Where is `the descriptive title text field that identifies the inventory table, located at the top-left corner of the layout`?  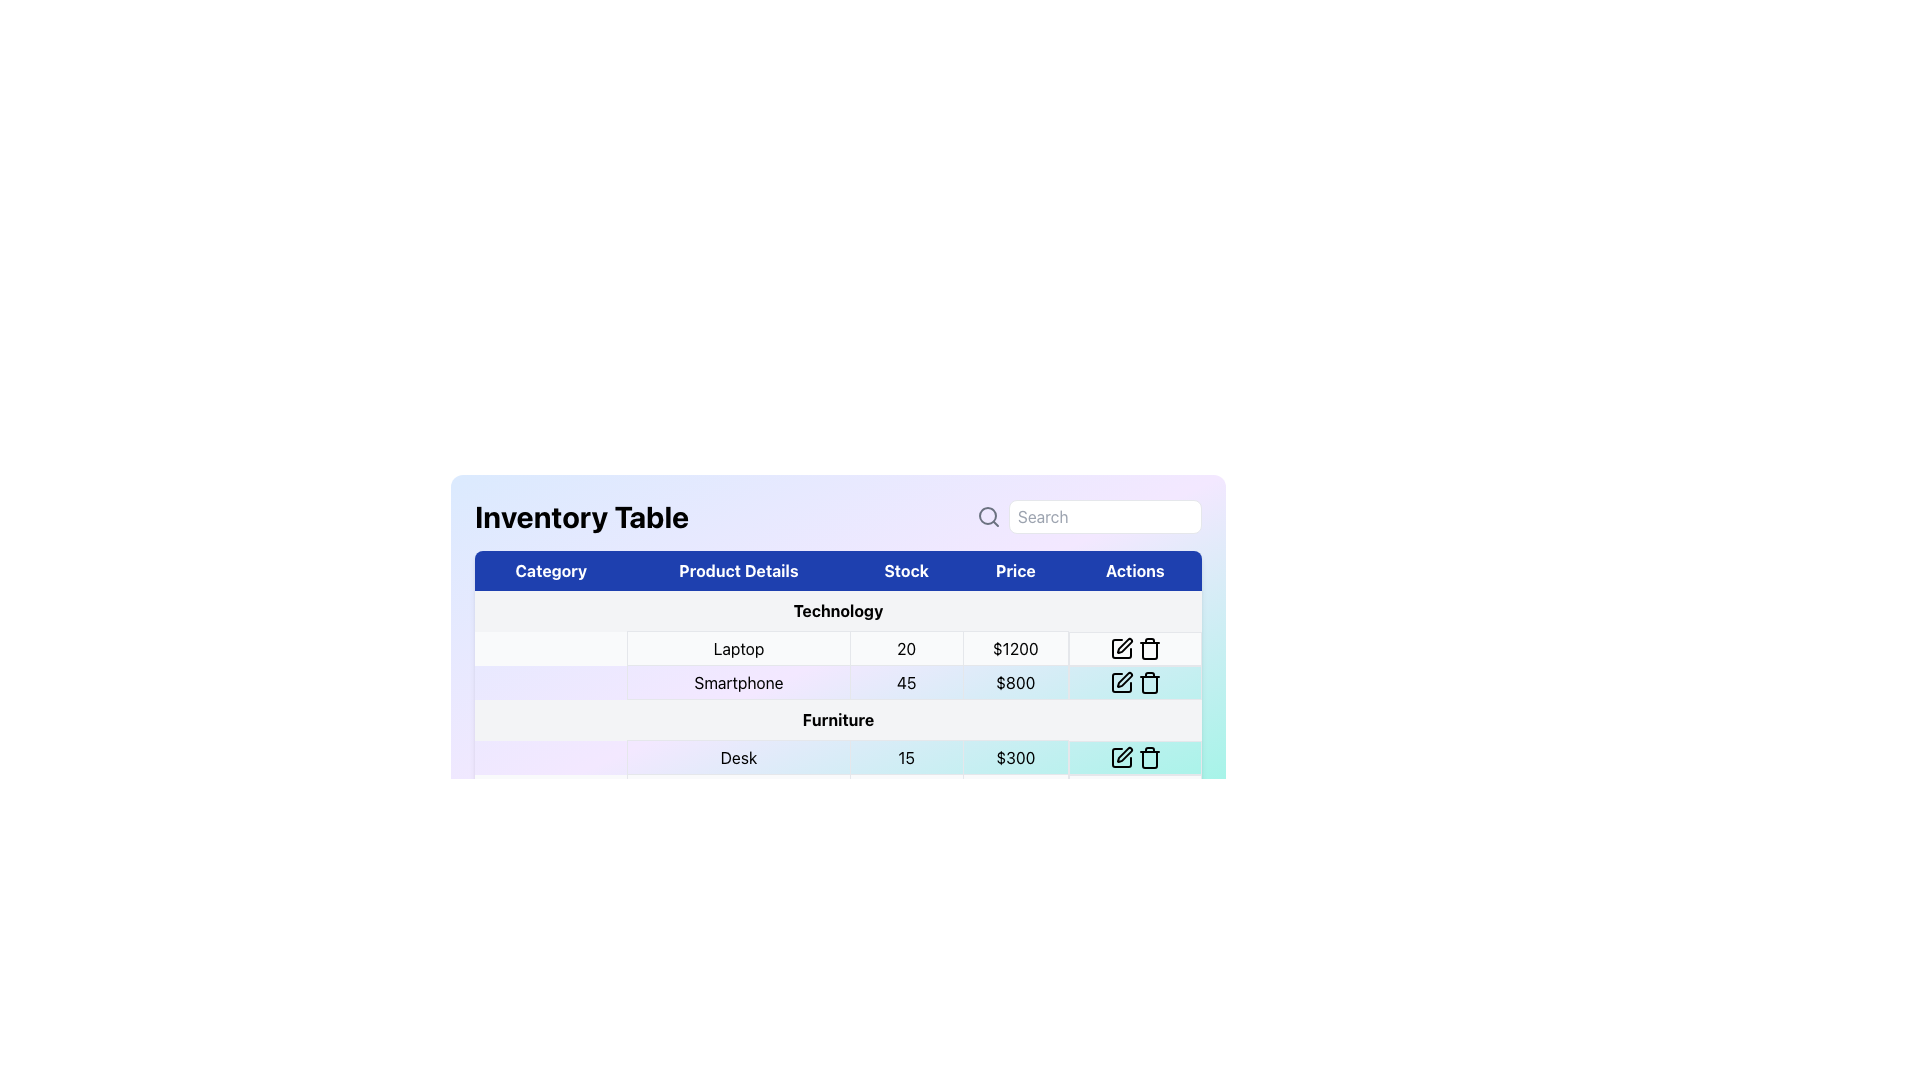 the descriptive title text field that identifies the inventory table, located at the top-left corner of the layout is located at coordinates (581, 515).